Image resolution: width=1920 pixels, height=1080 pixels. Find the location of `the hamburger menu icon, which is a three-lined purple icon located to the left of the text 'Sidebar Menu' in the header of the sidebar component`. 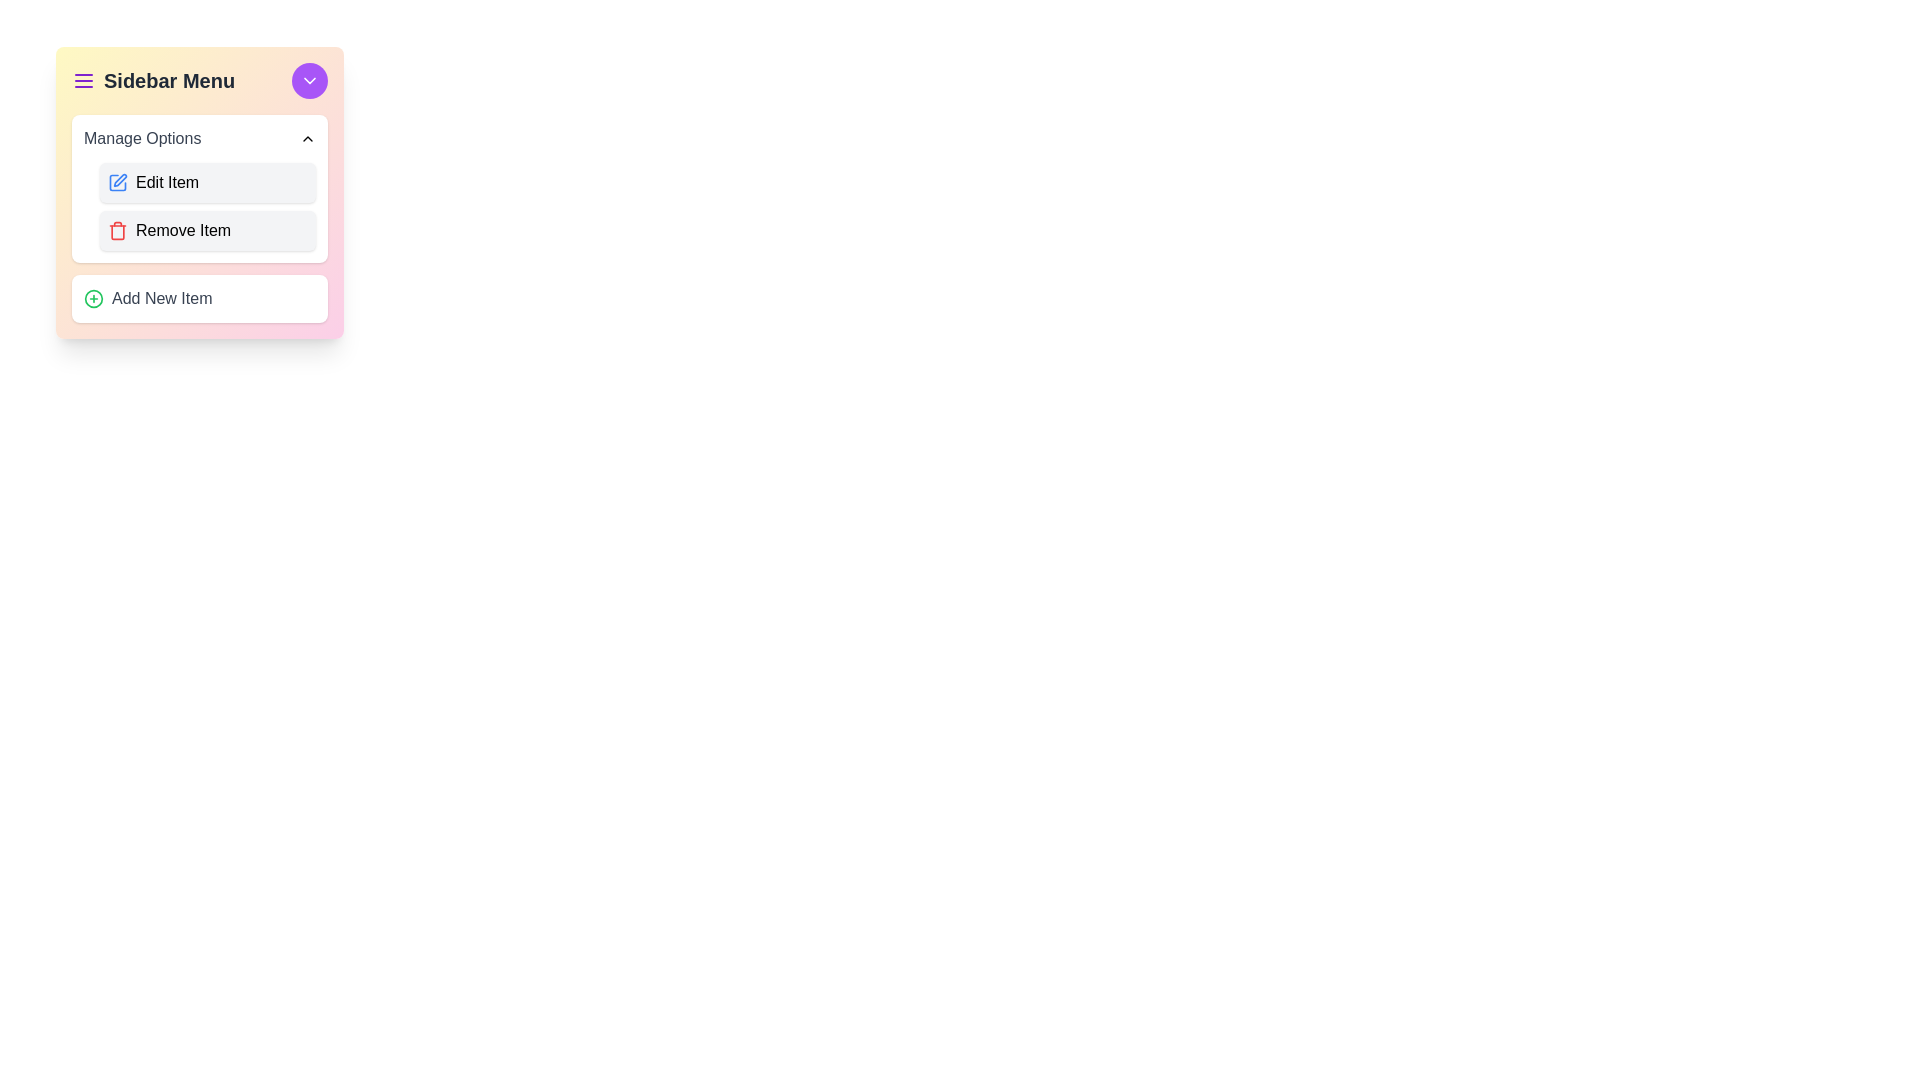

the hamburger menu icon, which is a three-lined purple icon located to the left of the text 'Sidebar Menu' in the header of the sidebar component is located at coordinates (82, 80).